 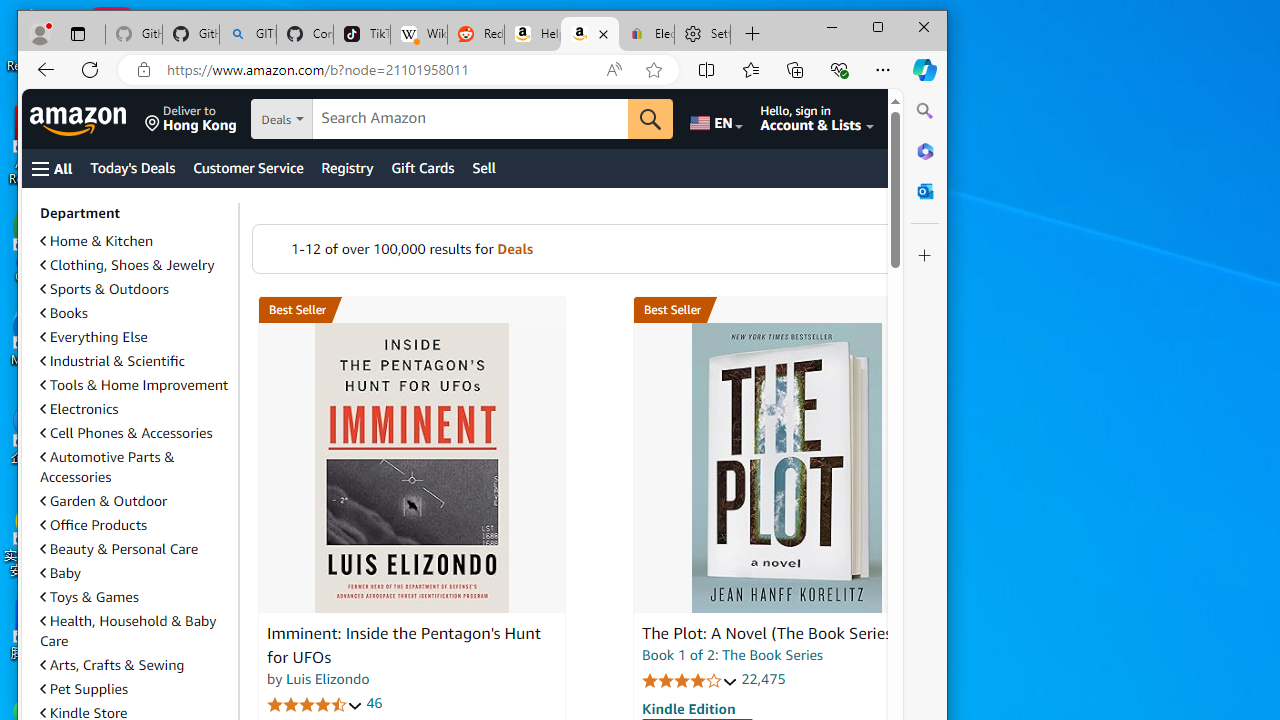 What do you see at coordinates (785, 309) in the screenshot?
I see `'Best Seller in Heist Thrillers'` at bounding box center [785, 309].